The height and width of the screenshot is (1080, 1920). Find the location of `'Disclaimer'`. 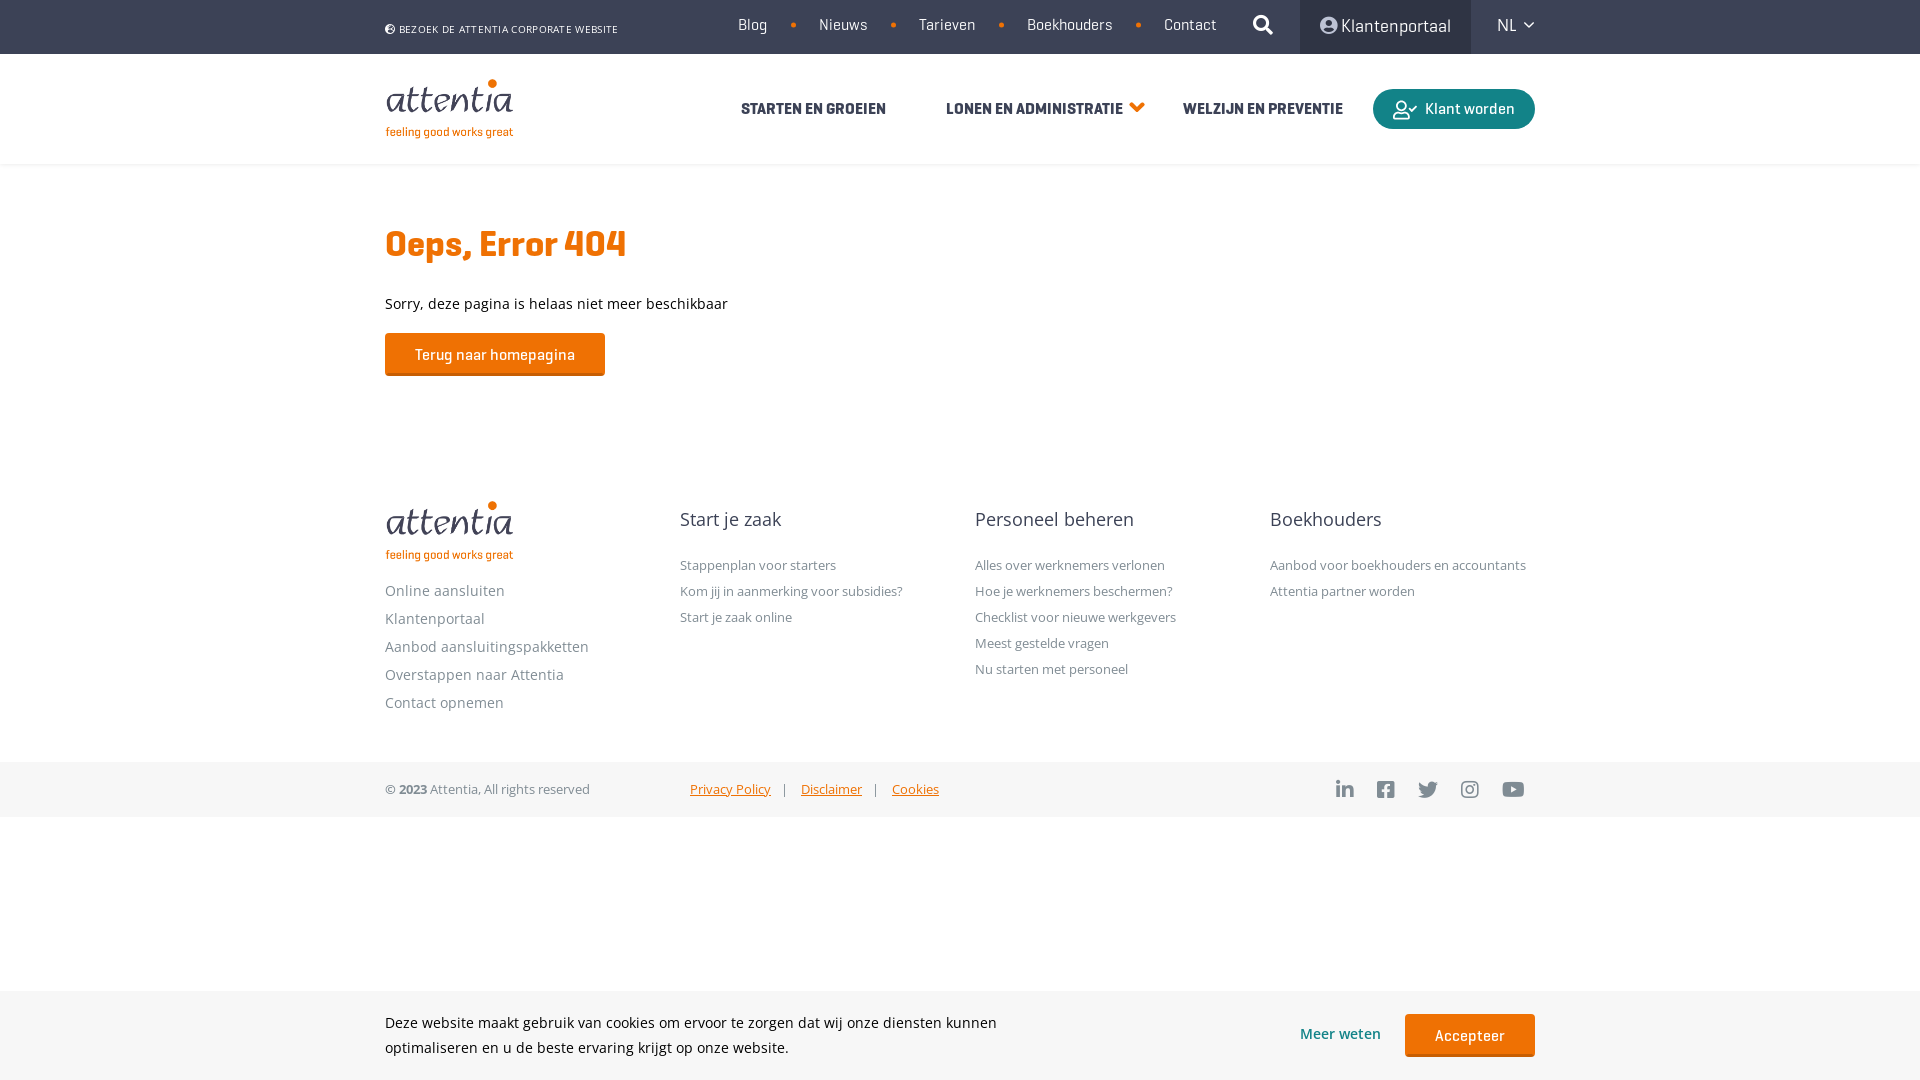

'Disclaimer' is located at coordinates (831, 788).